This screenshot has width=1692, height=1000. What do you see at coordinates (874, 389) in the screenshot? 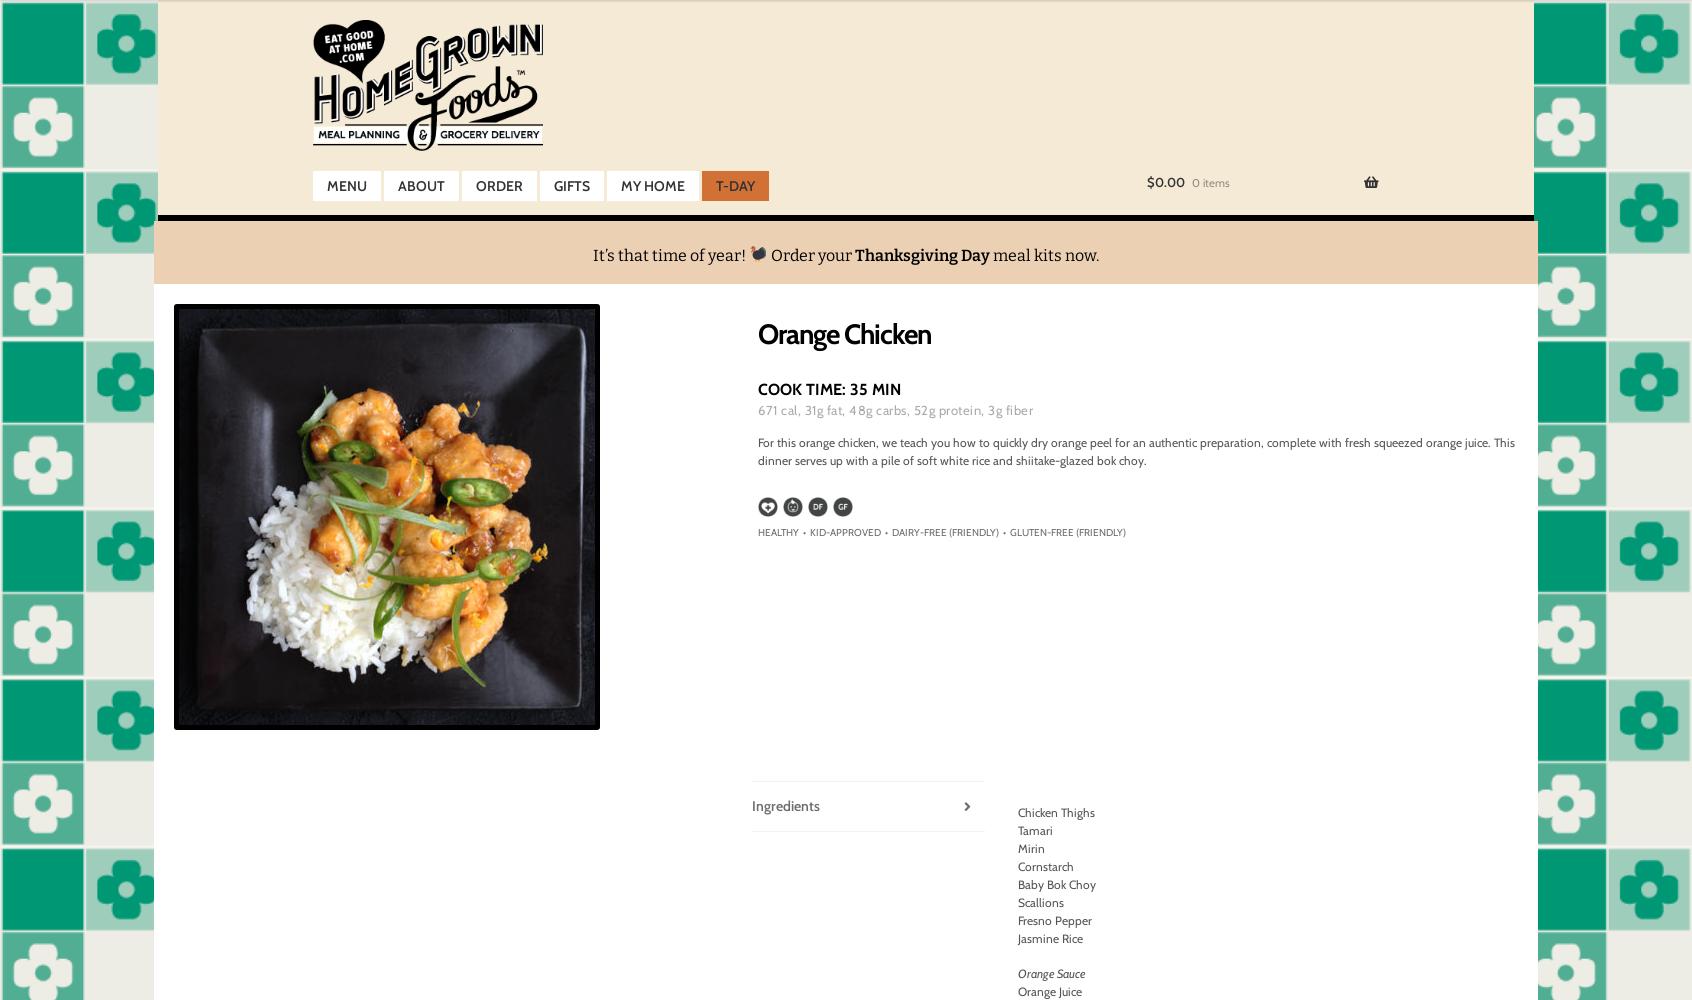
I see `'35 min'` at bounding box center [874, 389].